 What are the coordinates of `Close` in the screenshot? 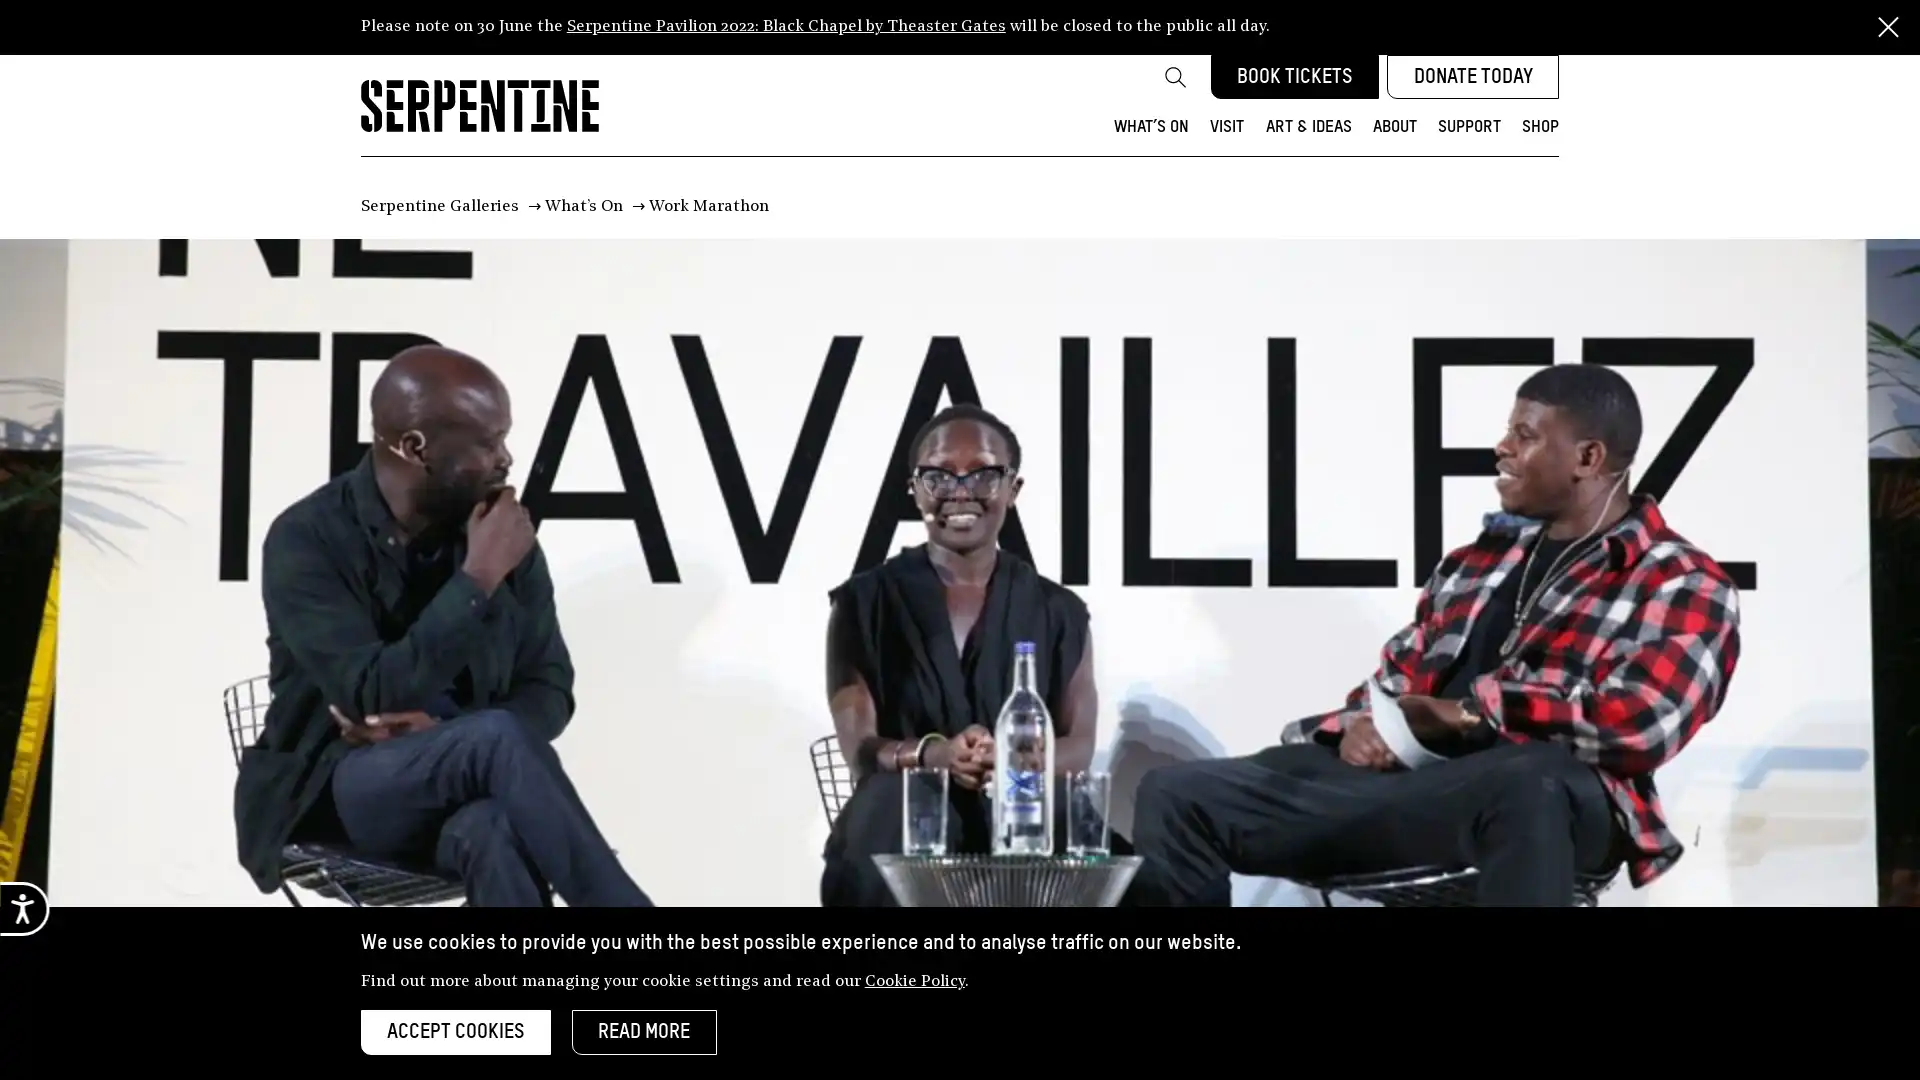 It's located at (1886, 27).